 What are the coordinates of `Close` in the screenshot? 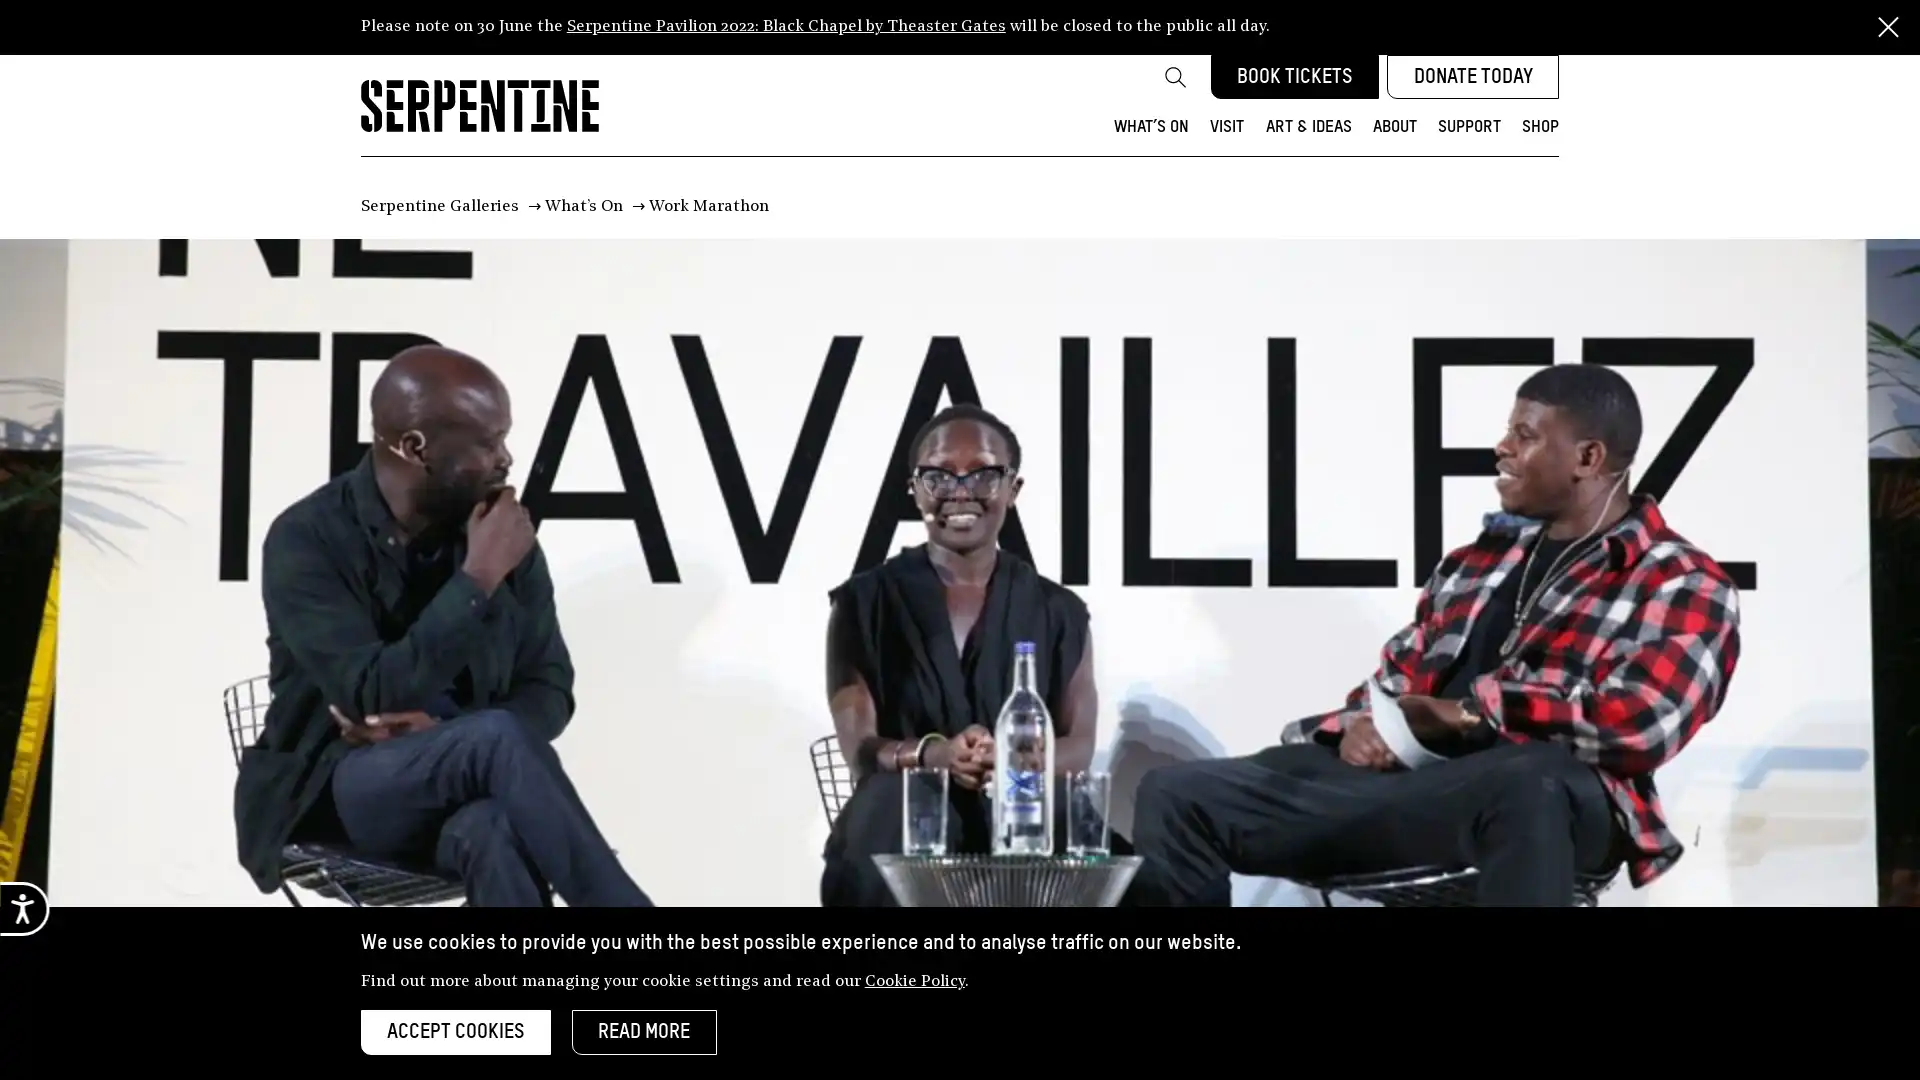 It's located at (1886, 27).